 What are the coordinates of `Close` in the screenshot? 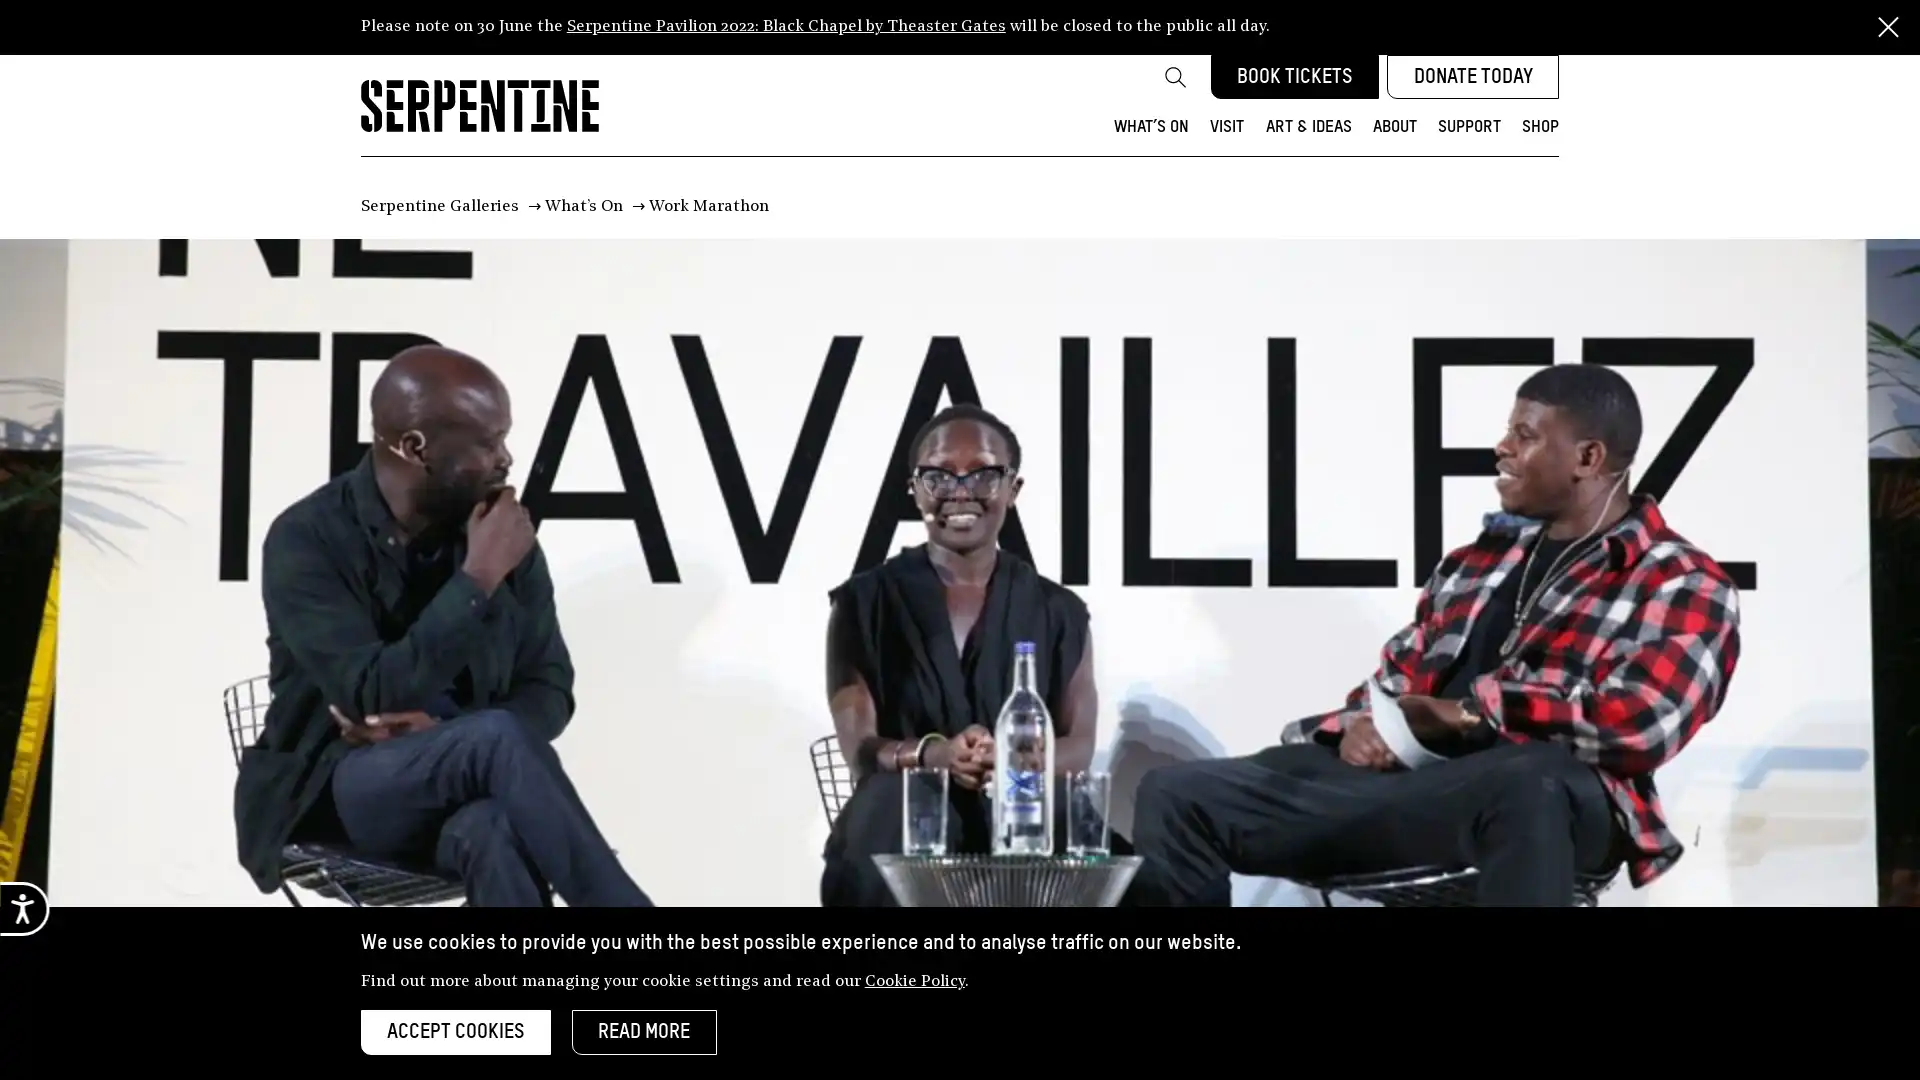 It's located at (1886, 27).